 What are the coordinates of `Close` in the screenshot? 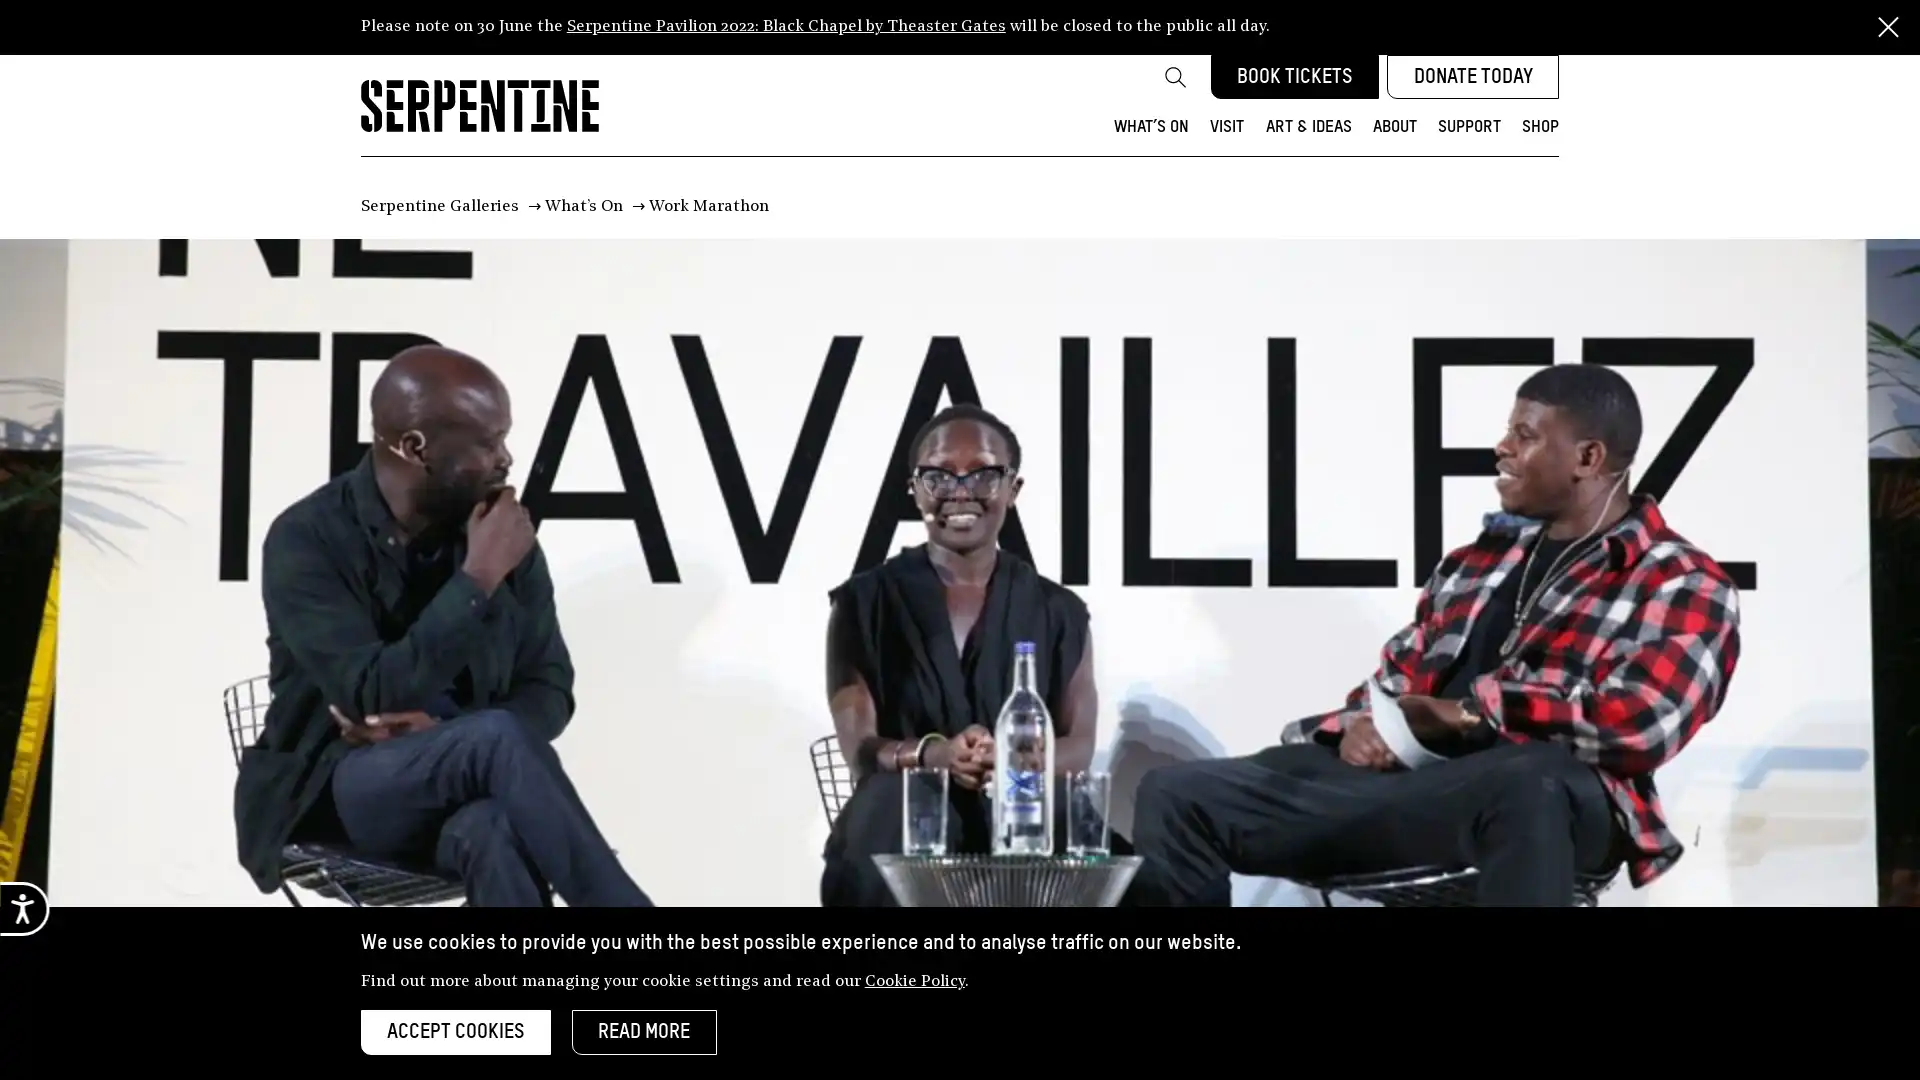 It's located at (1886, 27).